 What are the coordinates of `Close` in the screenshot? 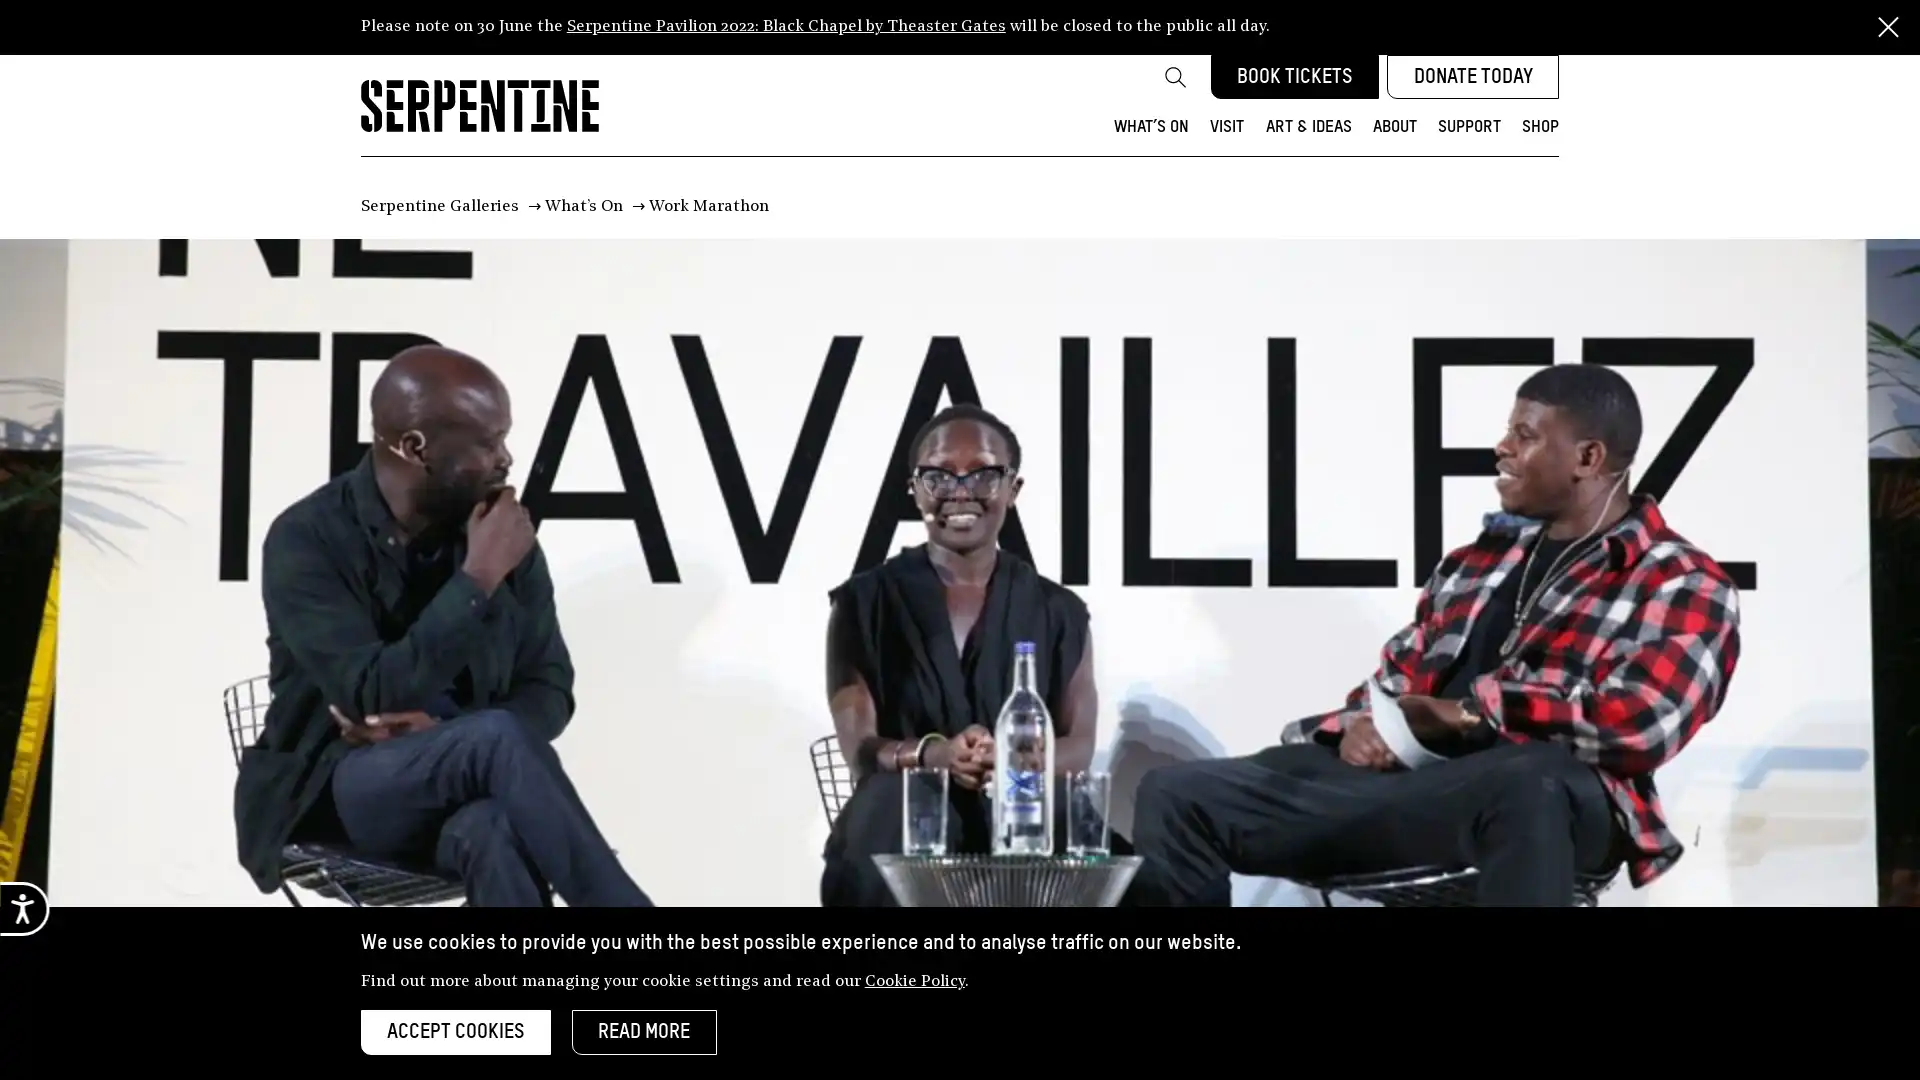 It's located at (1886, 27).